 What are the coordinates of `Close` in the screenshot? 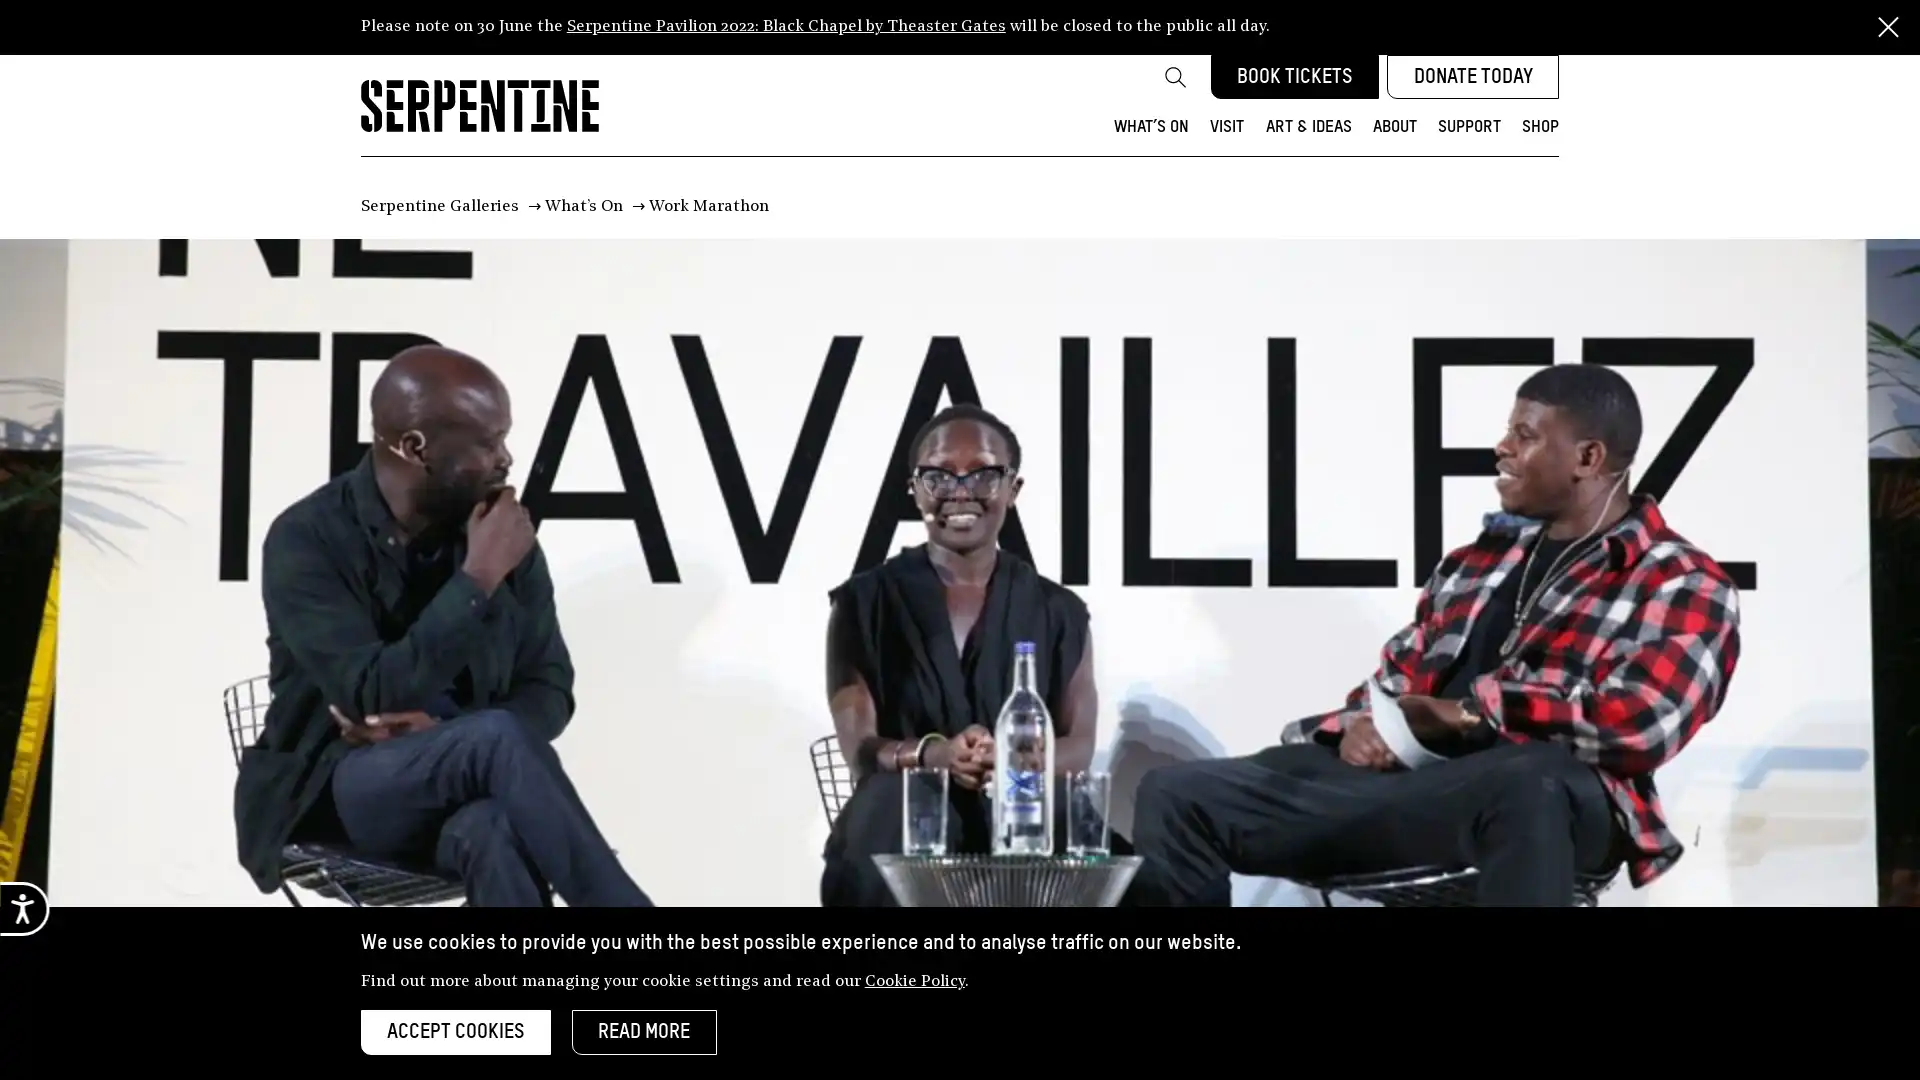 It's located at (1886, 27).